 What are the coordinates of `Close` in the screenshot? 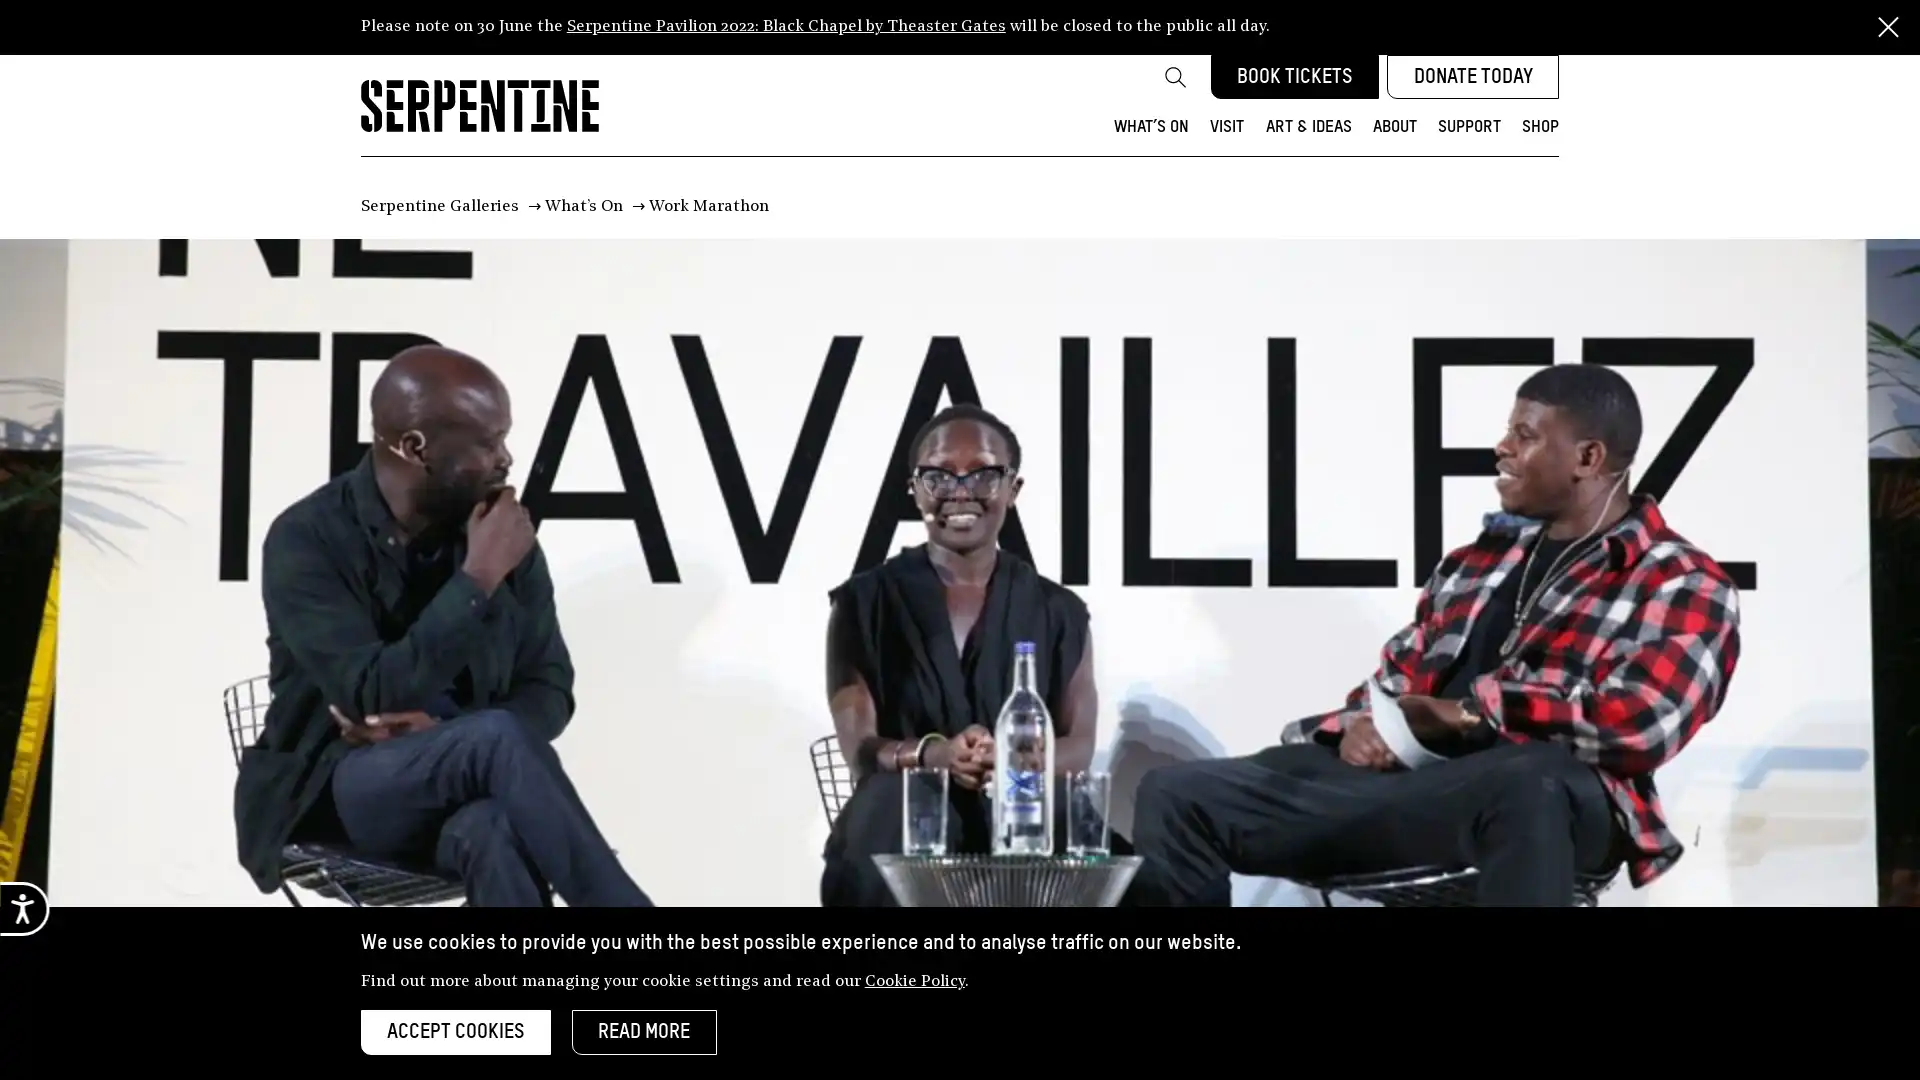 It's located at (1886, 27).